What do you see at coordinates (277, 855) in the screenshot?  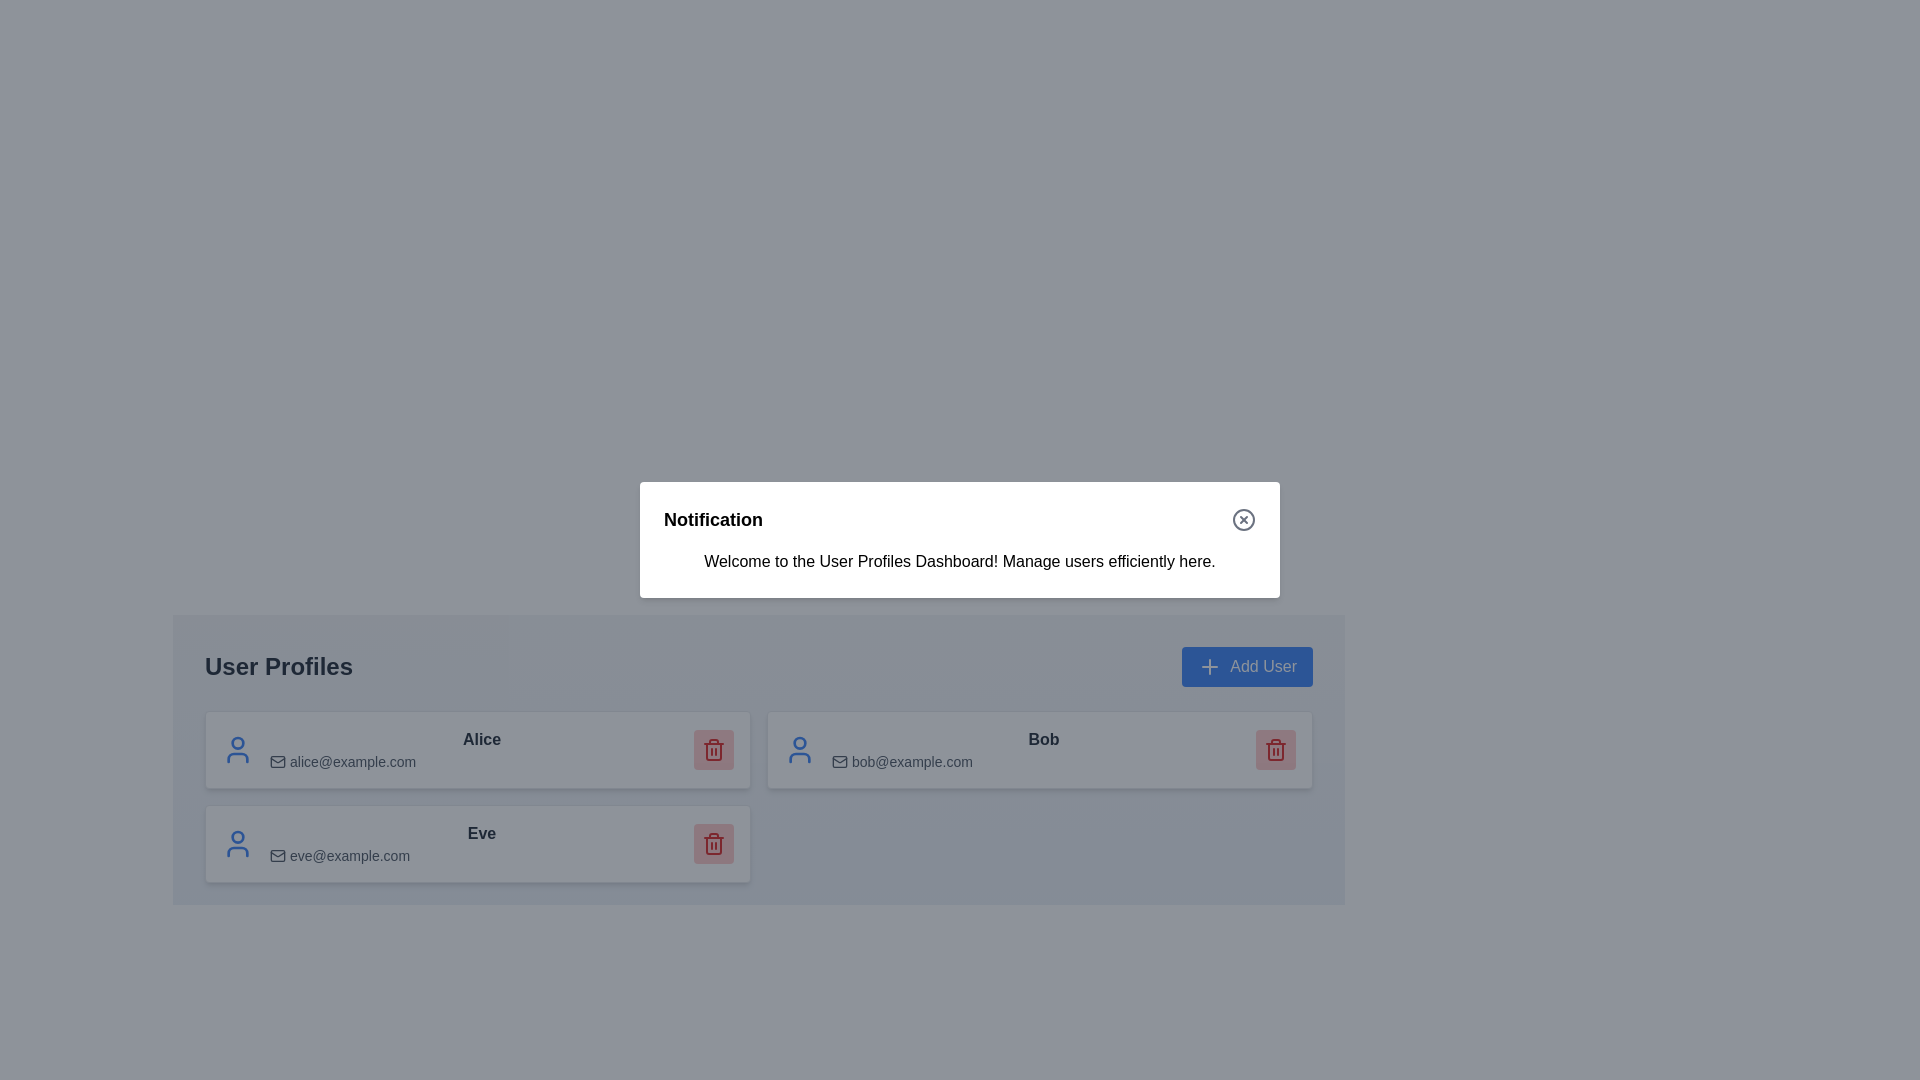 I see `the envelope icon located in the 'User Profiles' section, which is adjacent to the email address 'eve@example.com'` at bounding box center [277, 855].